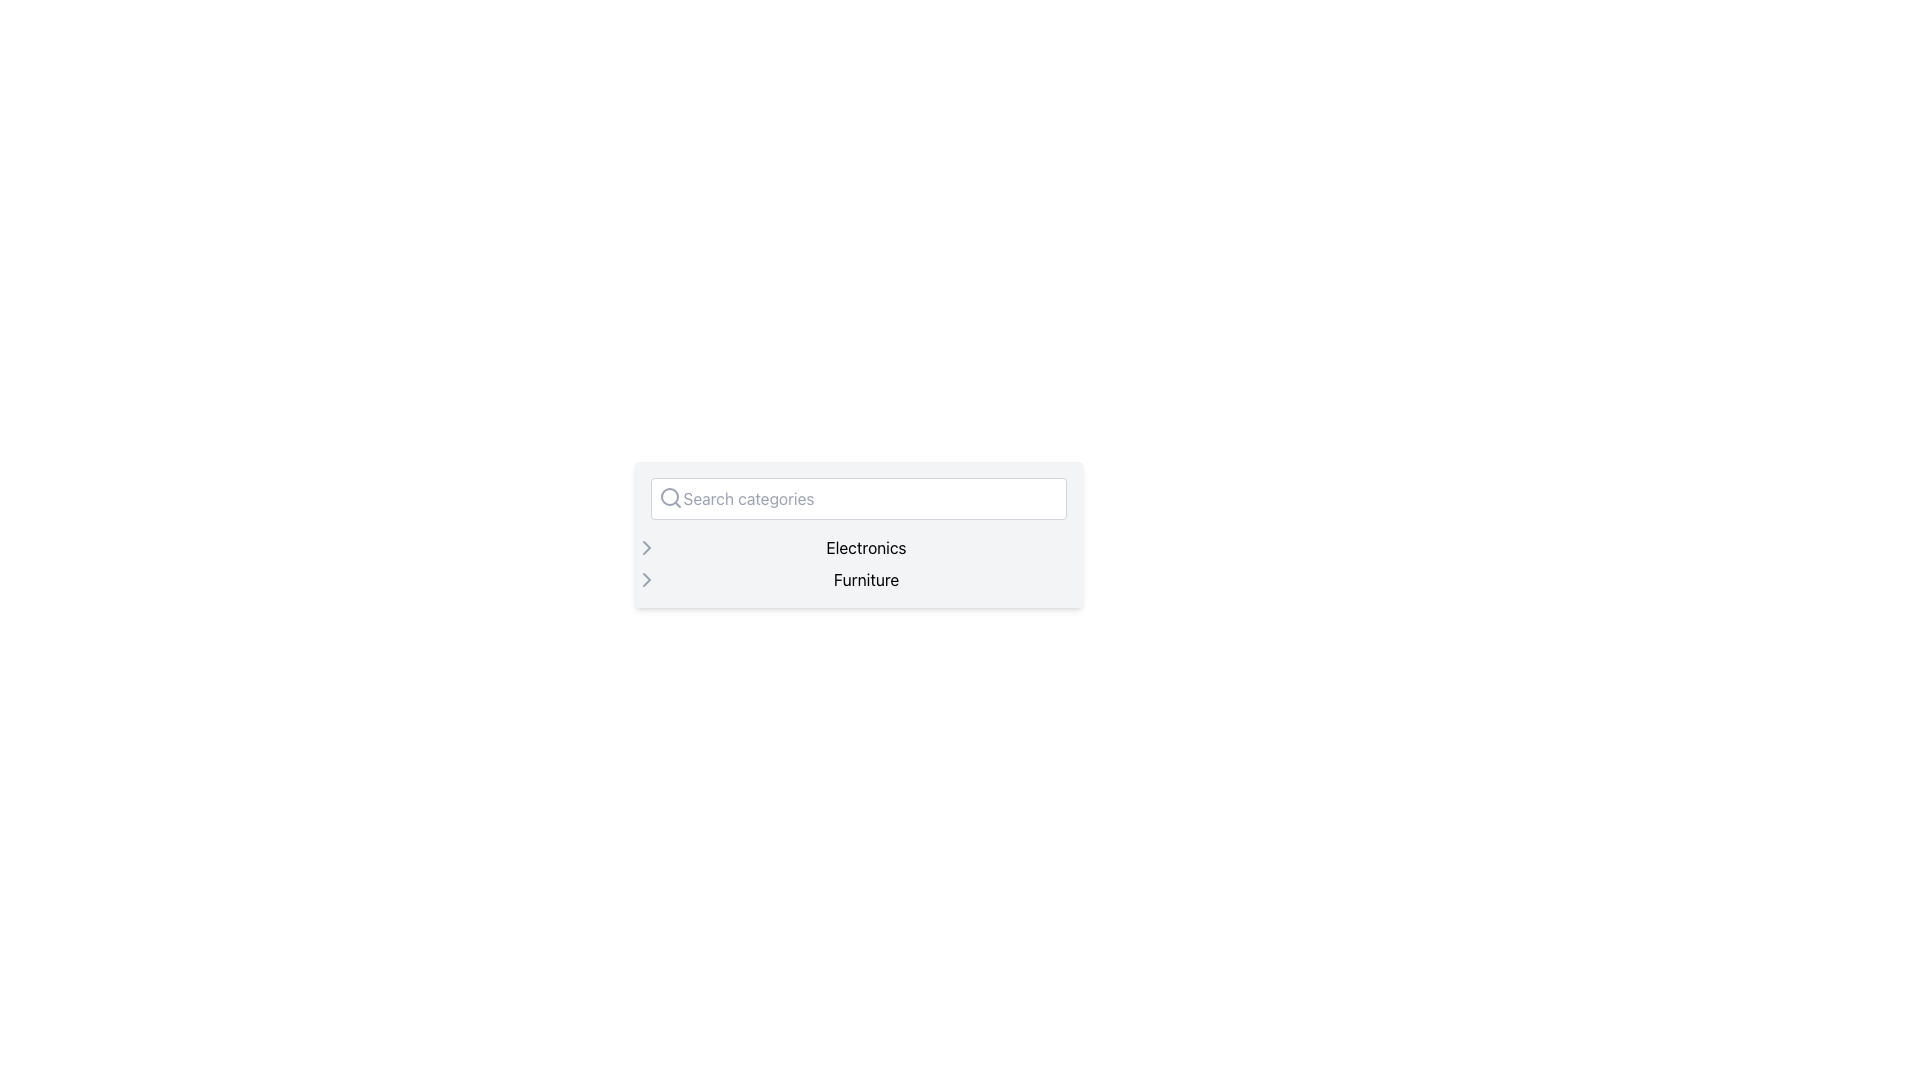 This screenshot has width=1920, height=1080. I want to click on the second item in the dropdown menu labeled 'Furniture', so click(858, 579).